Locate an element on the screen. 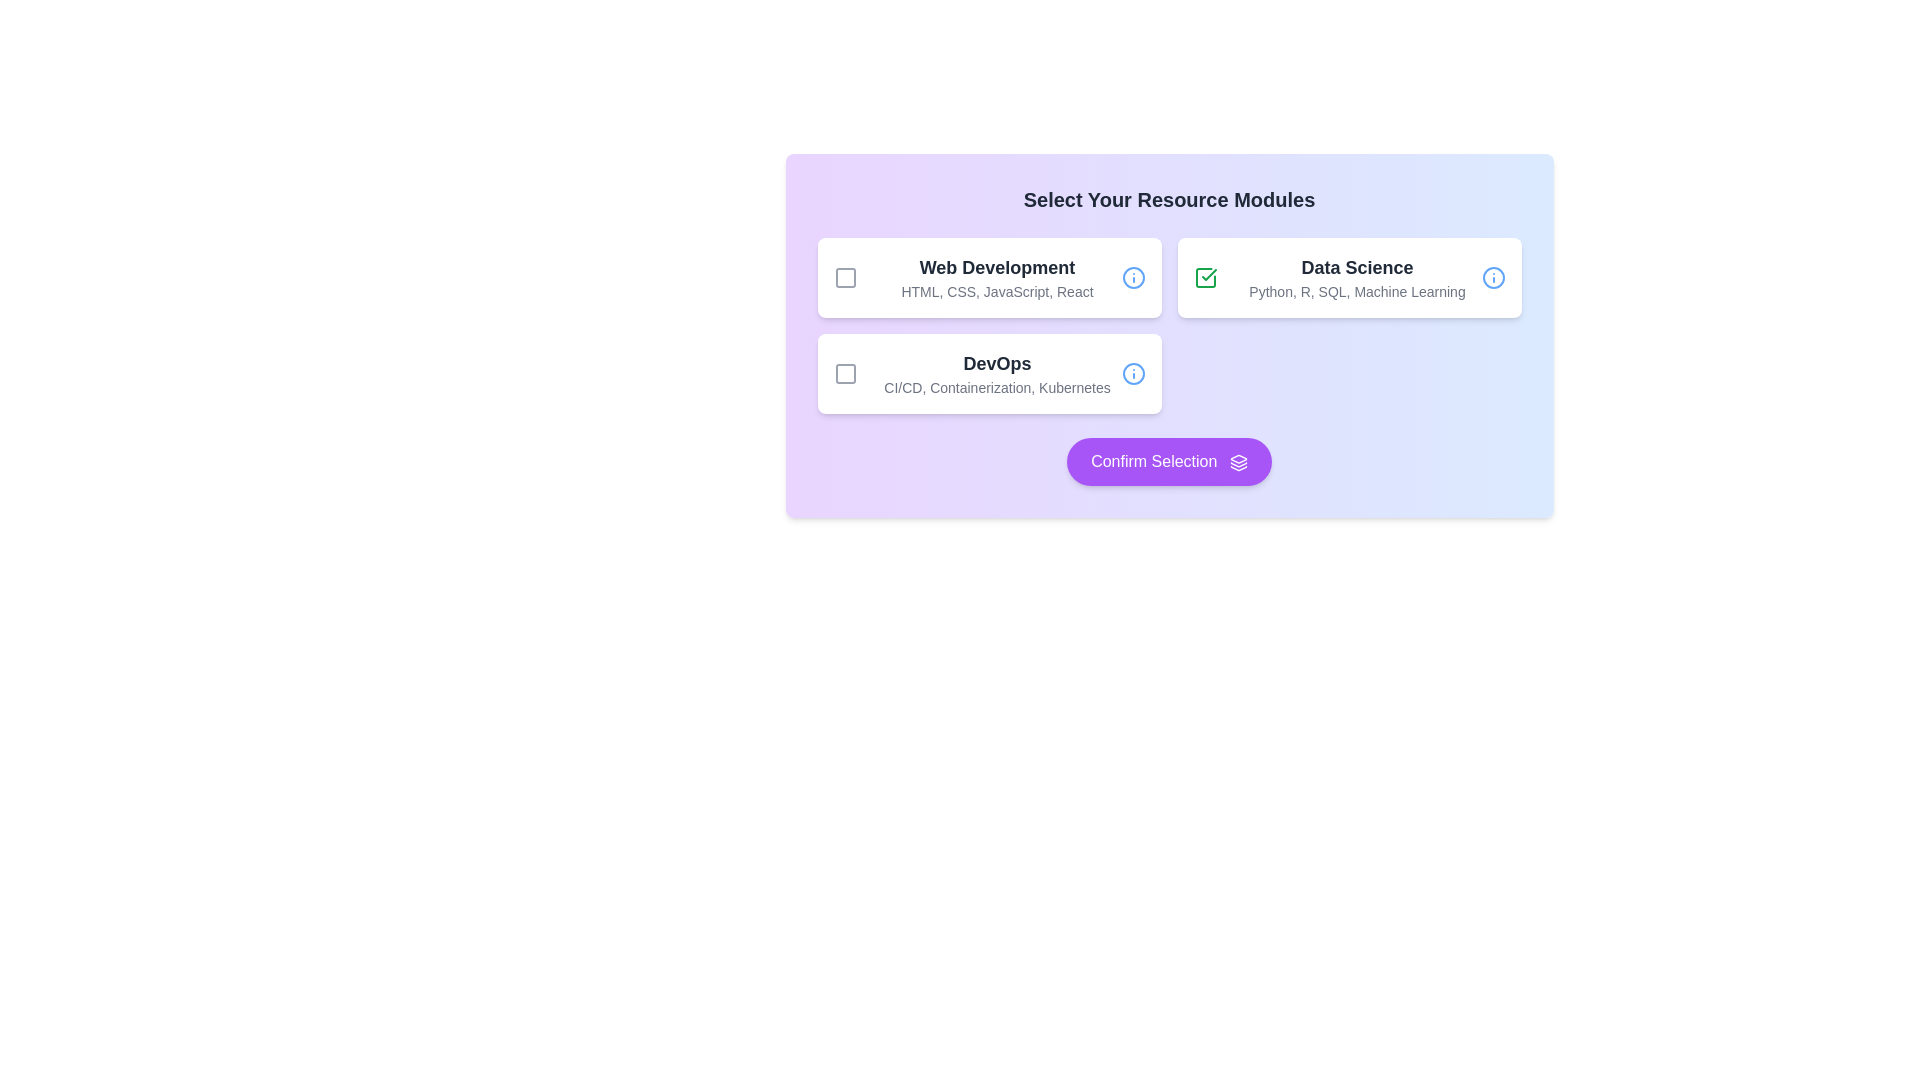  the module selection option for 'Data Science' located in the center right section of the interface within the bordered selection box is located at coordinates (1357, 277).